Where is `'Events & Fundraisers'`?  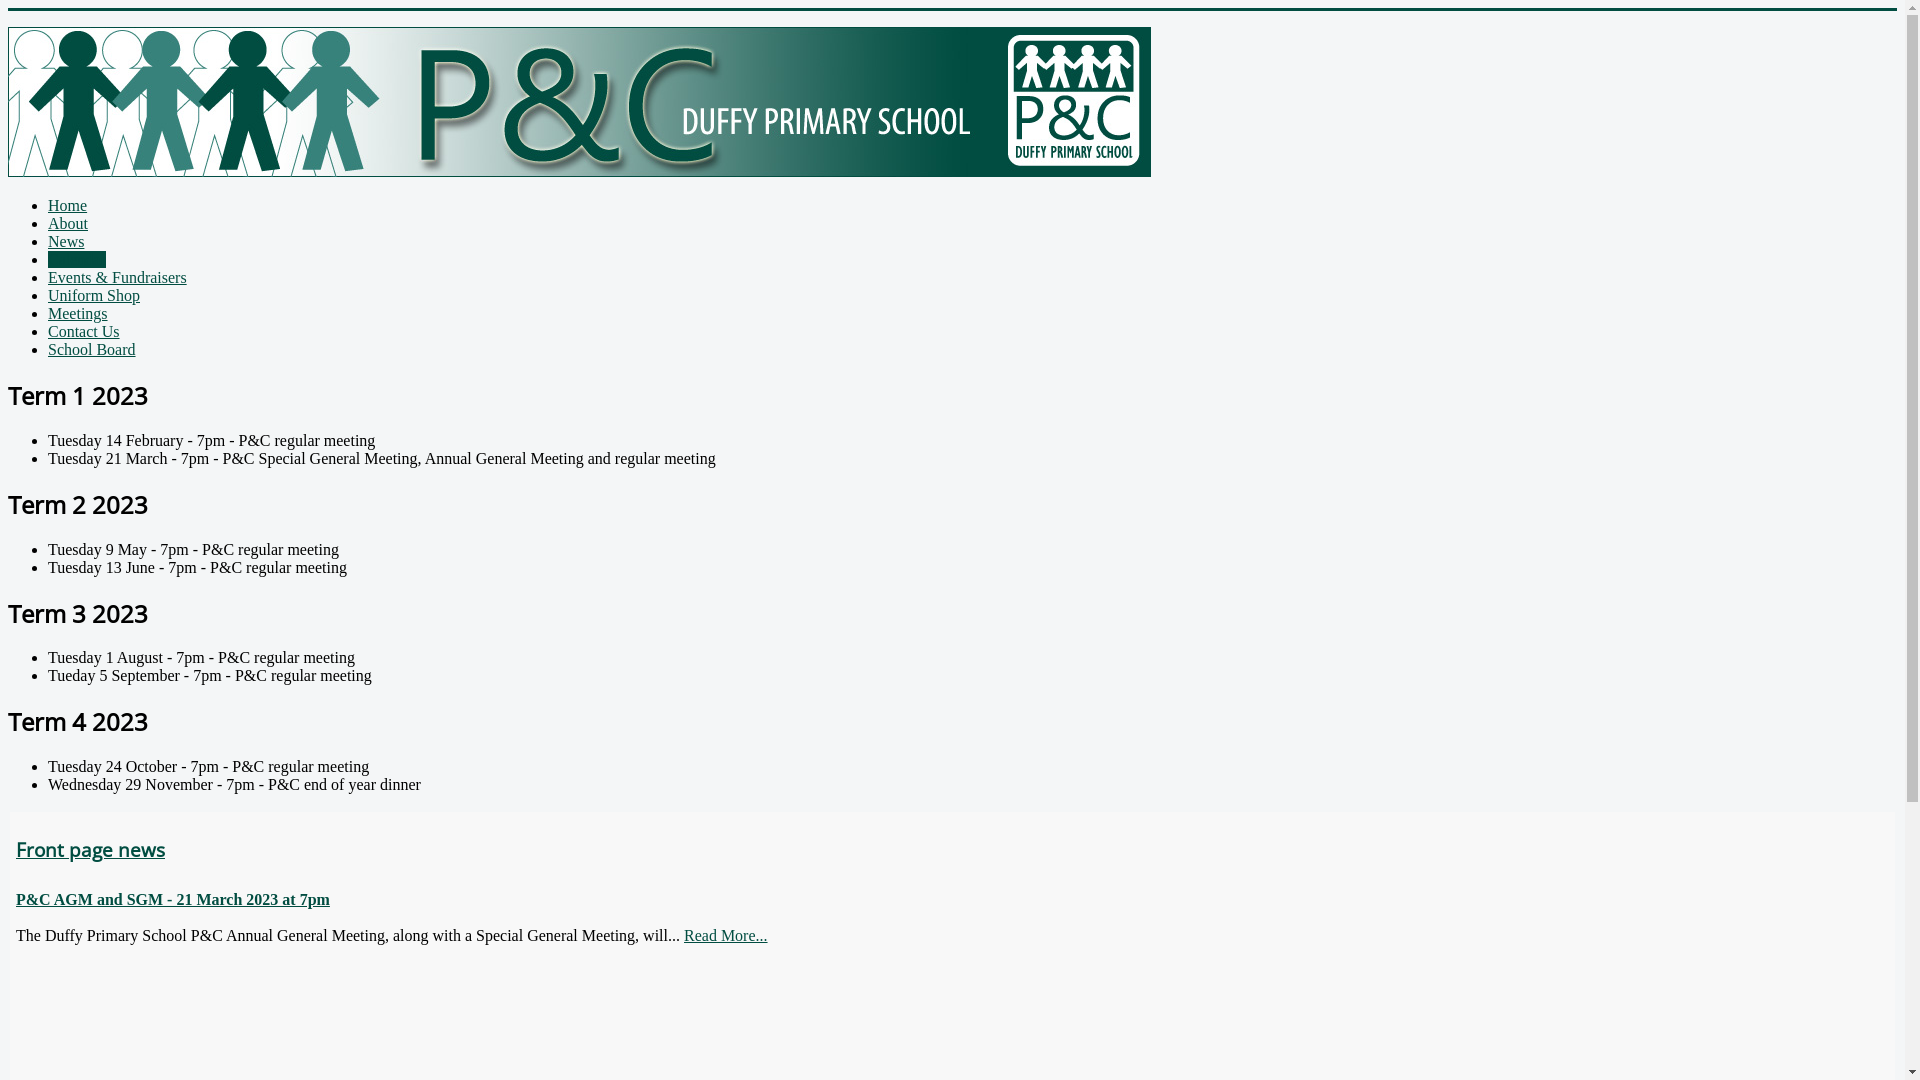
'Events & Fundraisers' is located at coordinates (116, 277).